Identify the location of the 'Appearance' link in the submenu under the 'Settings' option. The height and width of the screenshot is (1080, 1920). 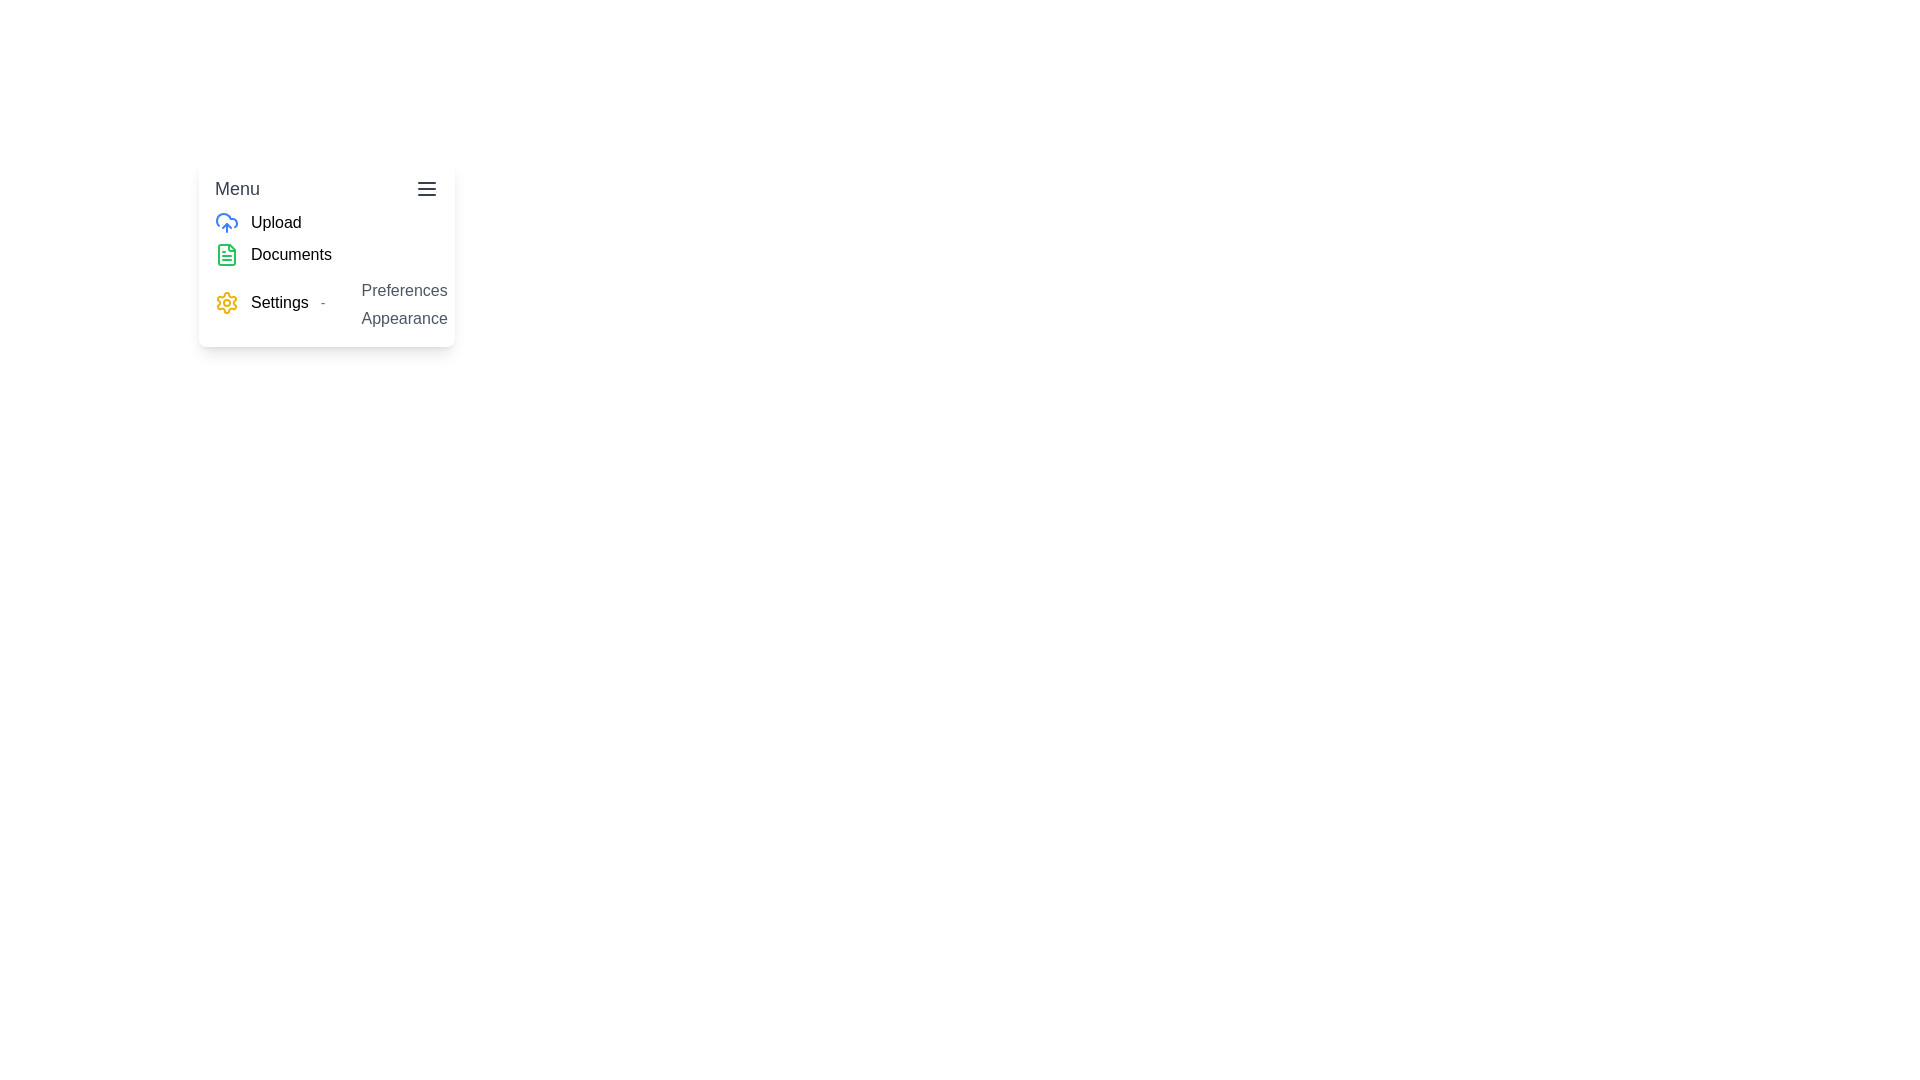
(392, 304).